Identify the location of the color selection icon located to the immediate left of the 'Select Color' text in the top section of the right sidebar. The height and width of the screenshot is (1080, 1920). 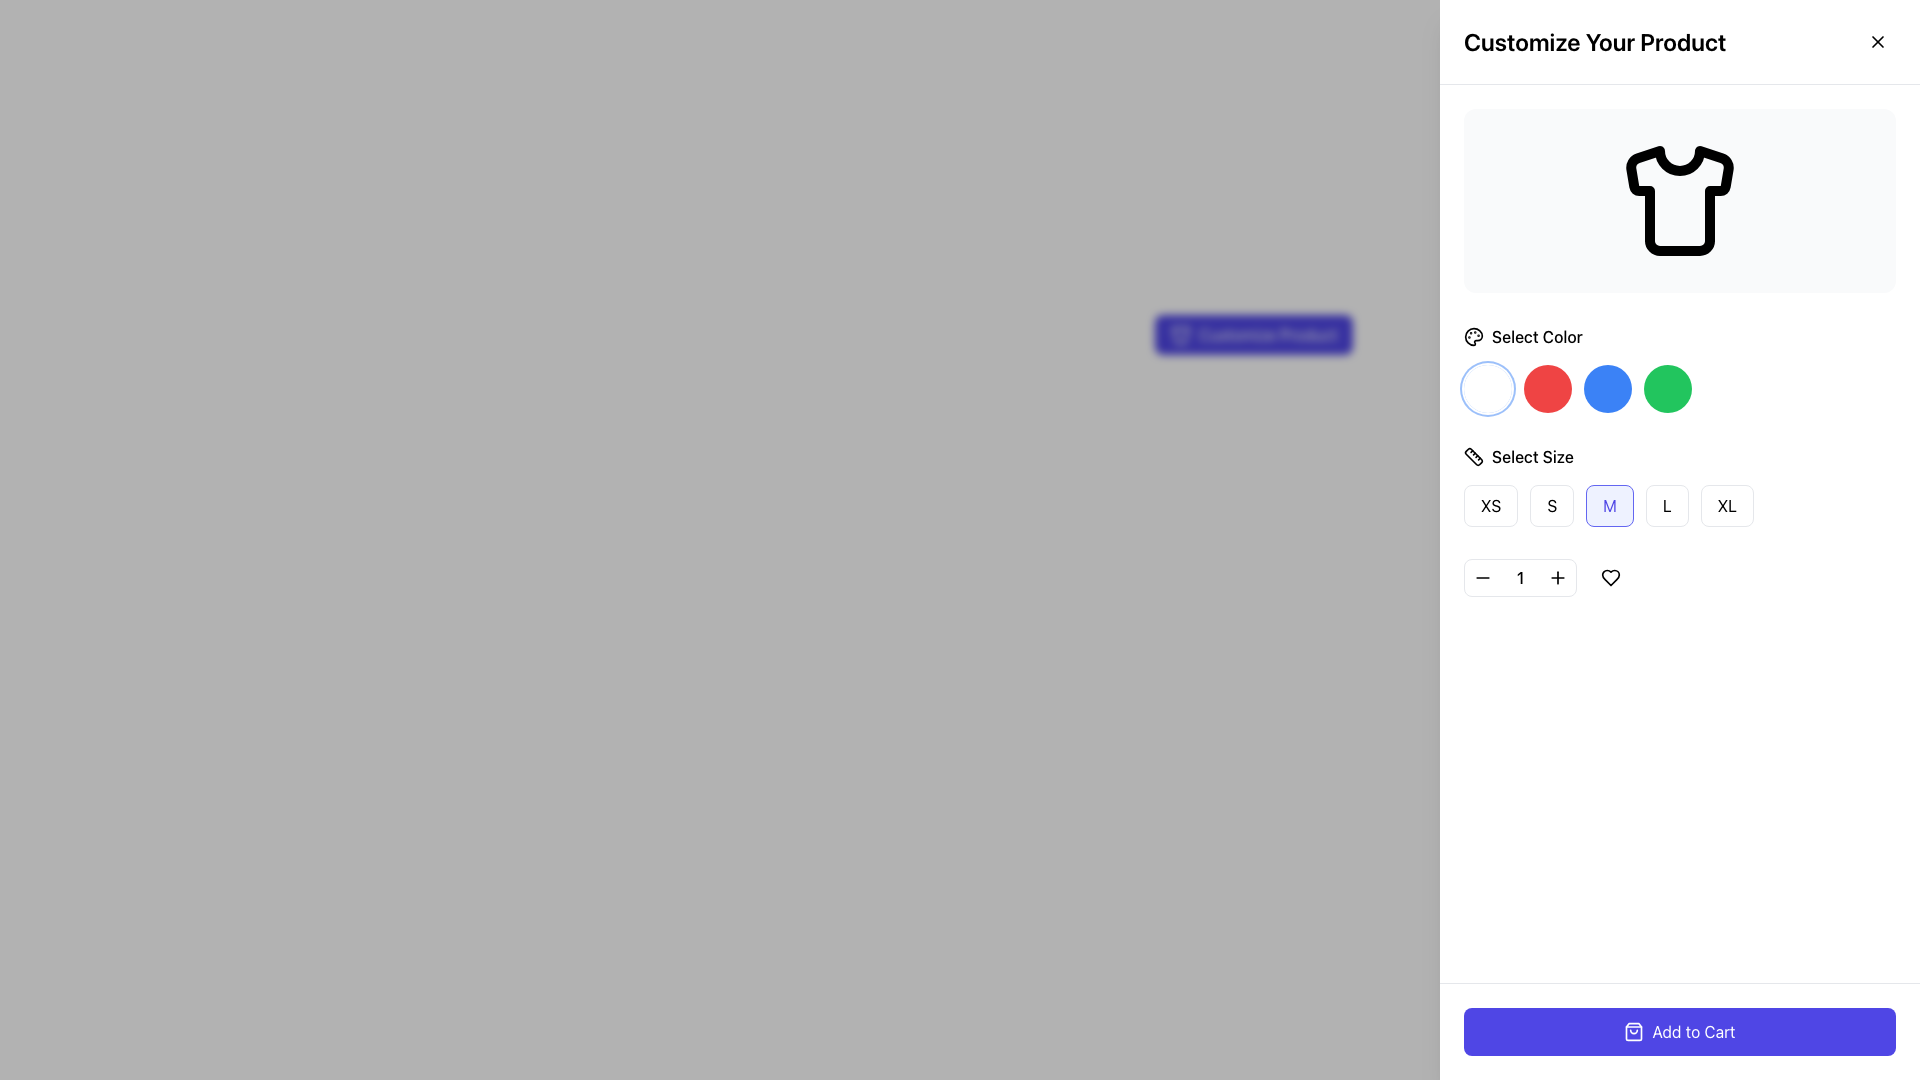
(1473, 335).